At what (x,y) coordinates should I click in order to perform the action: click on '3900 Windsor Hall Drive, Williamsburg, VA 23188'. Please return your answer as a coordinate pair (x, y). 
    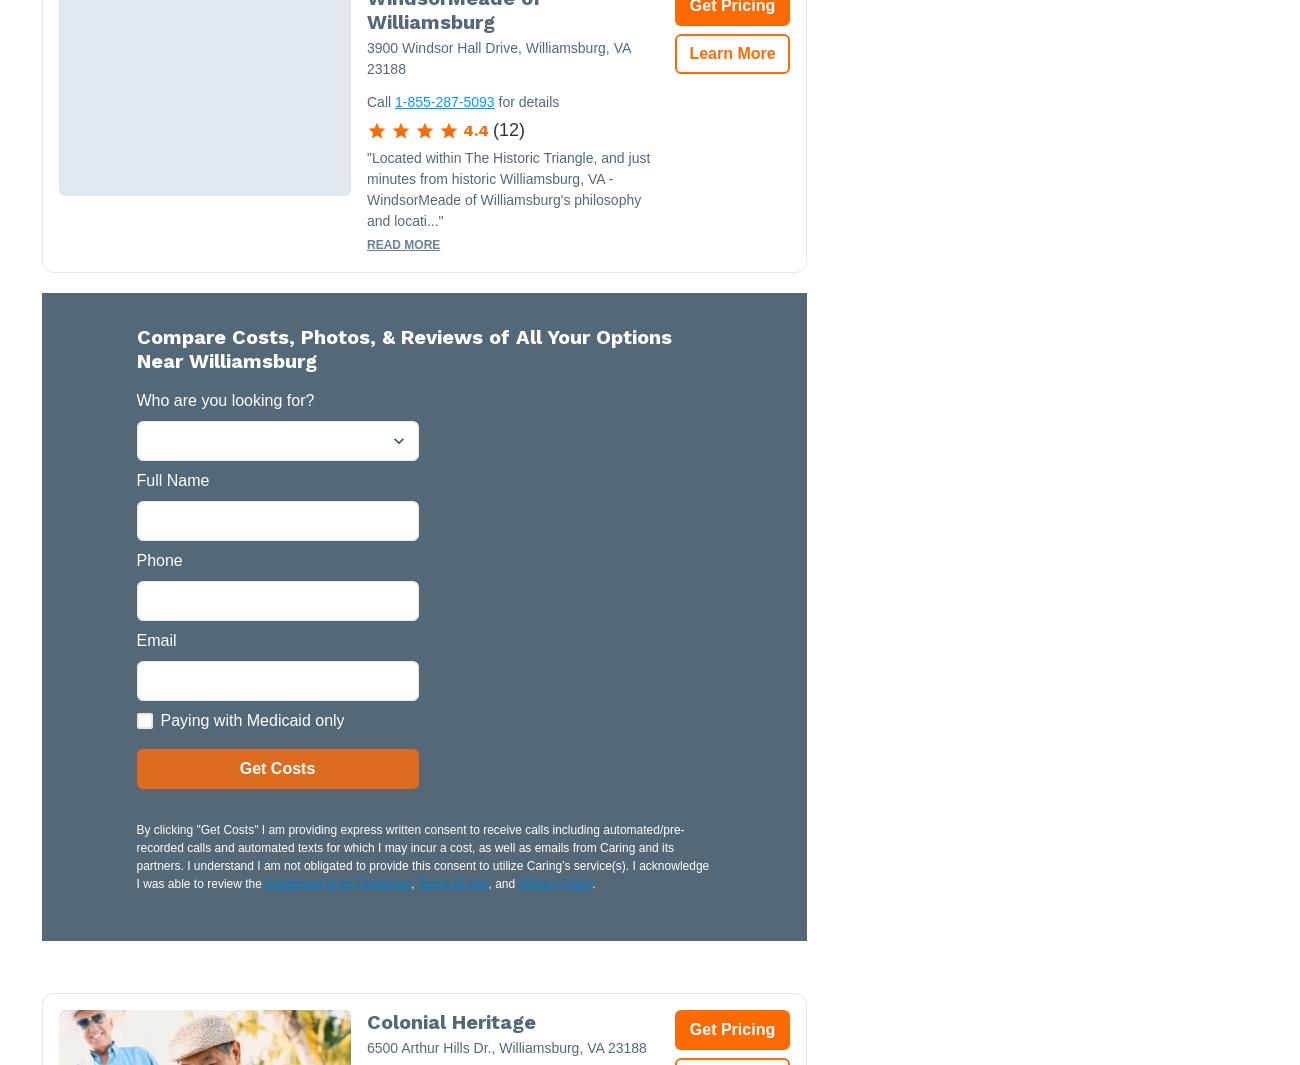
    Looking at the image, I should click on (498, 57).